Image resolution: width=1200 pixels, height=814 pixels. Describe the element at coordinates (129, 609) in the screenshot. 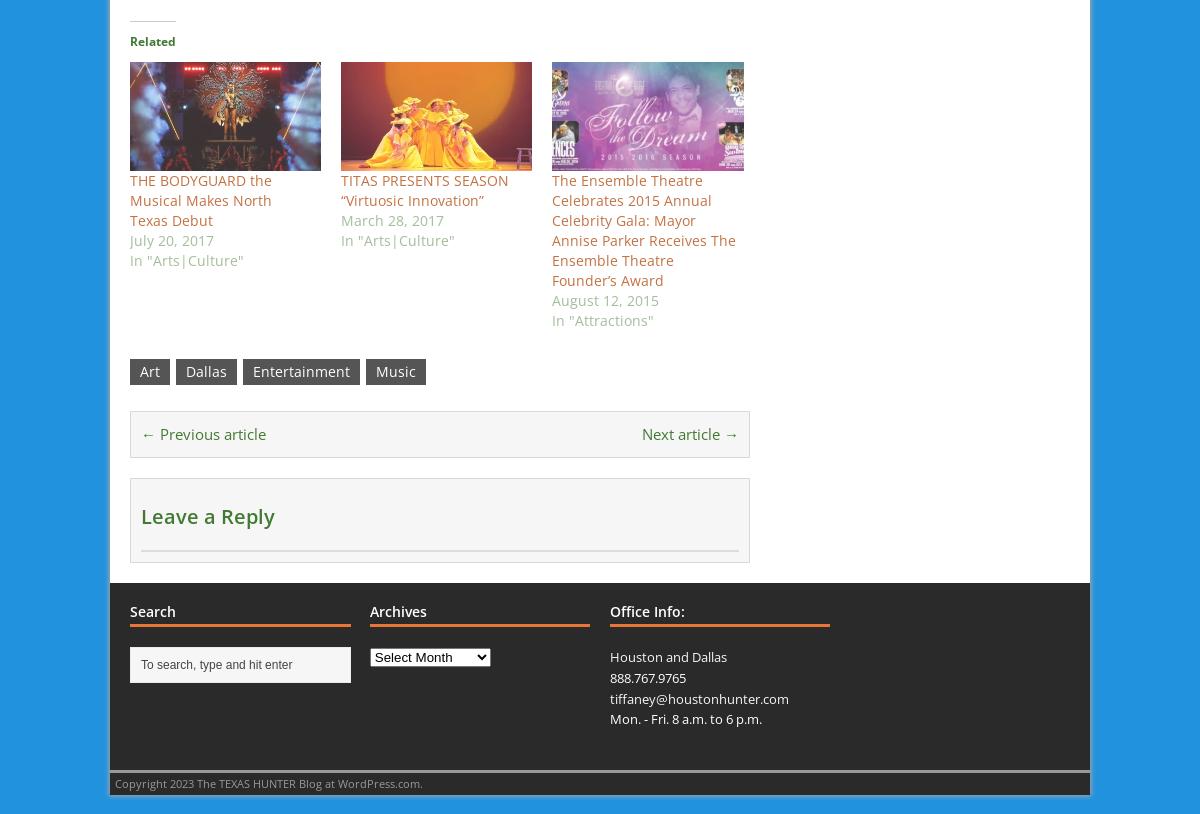

I see `'Search'` at that location.